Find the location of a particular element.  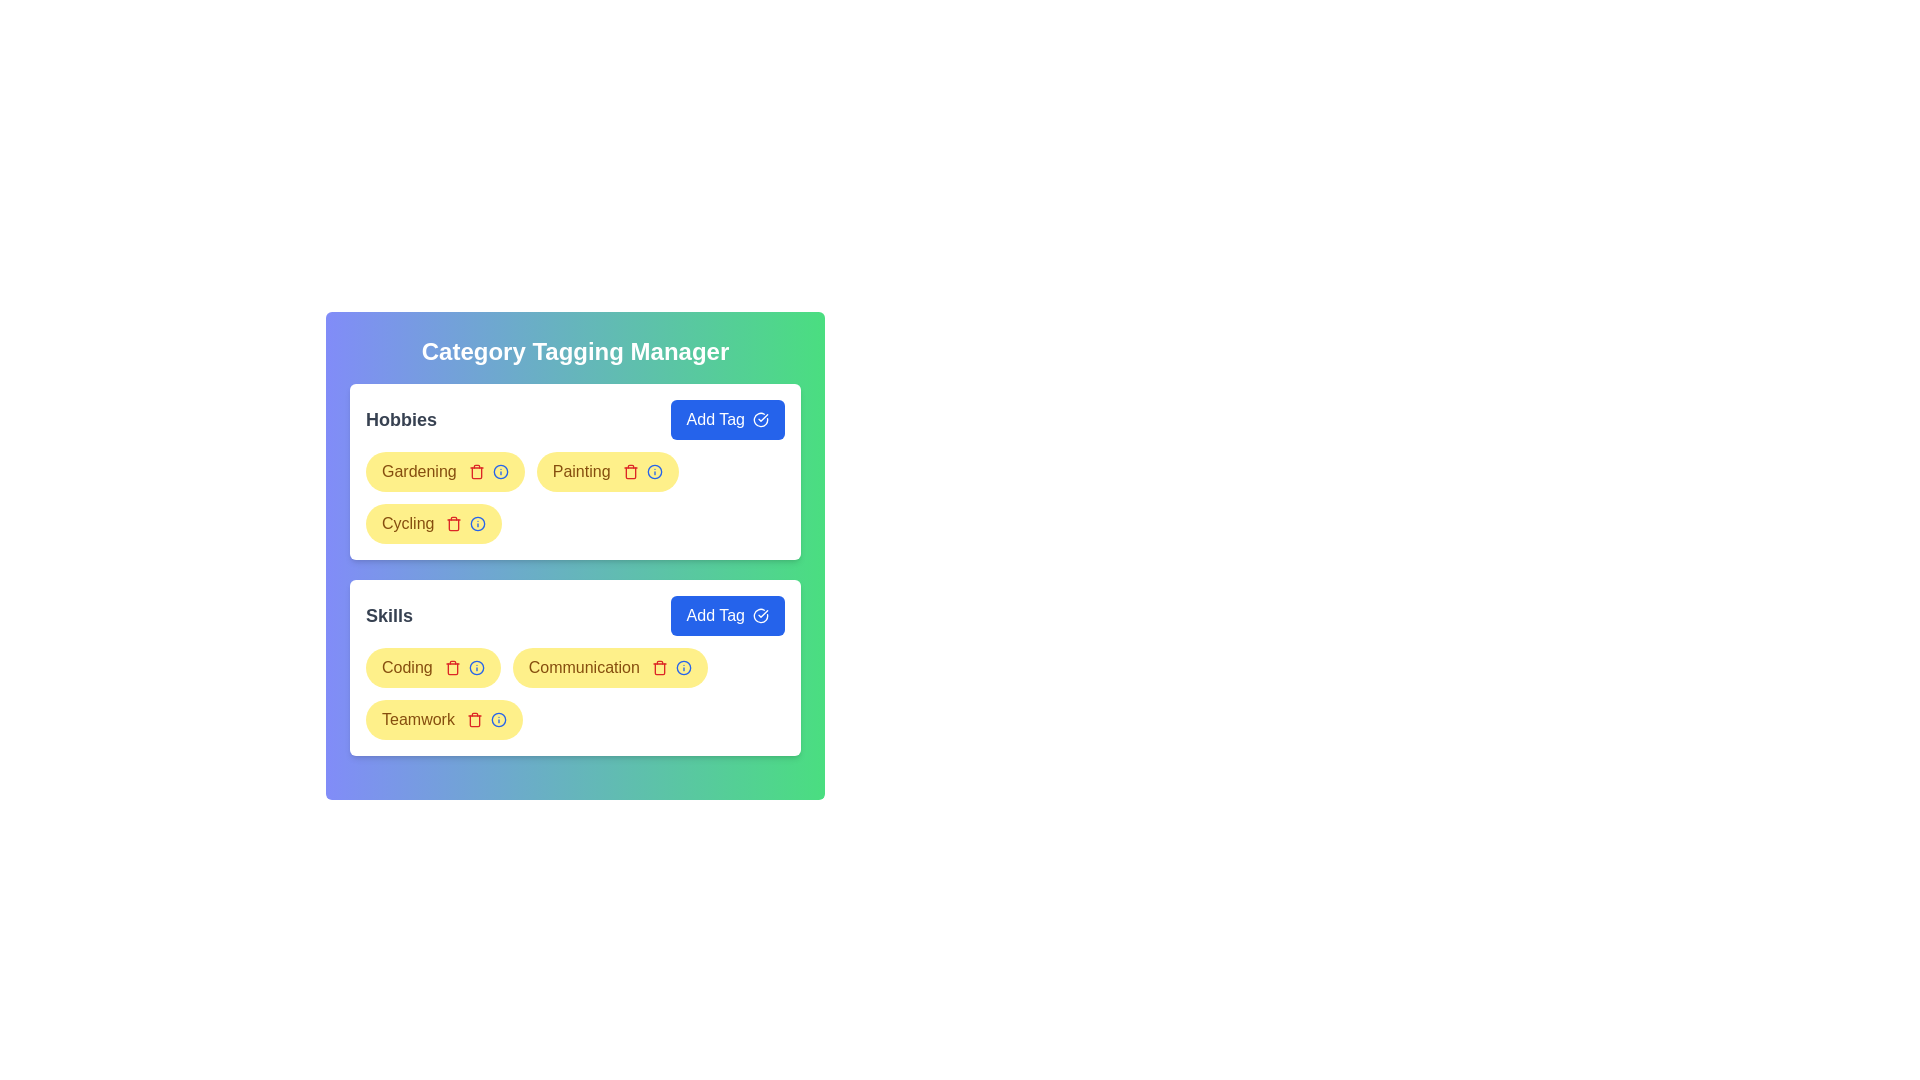

the clickable info icon/button located in the yellow badge labeled 'Coding', which provides additional information about the 'Coding' tag is located at coordinates (475, 667).